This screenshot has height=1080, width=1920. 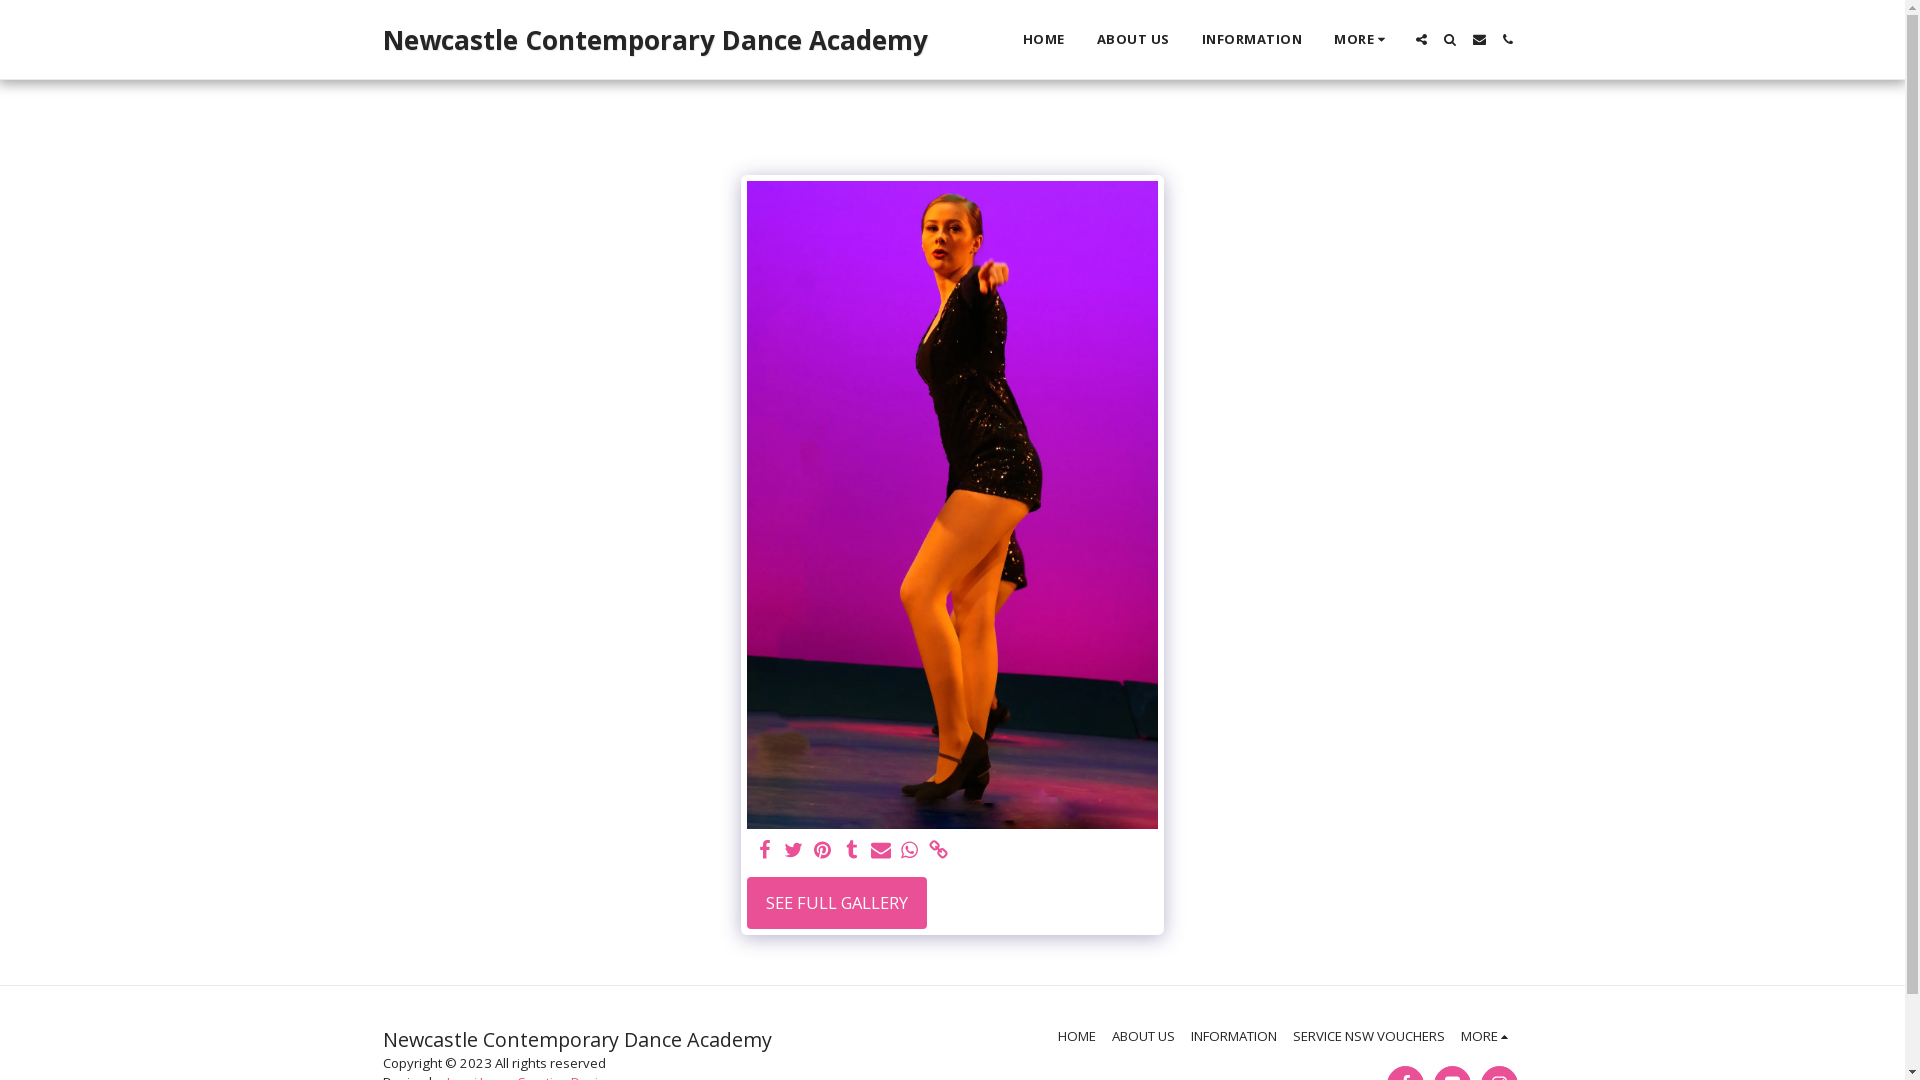 I want to click on 'SERVICE NSW VOUCHERS', so click(x=1367, y=1035).